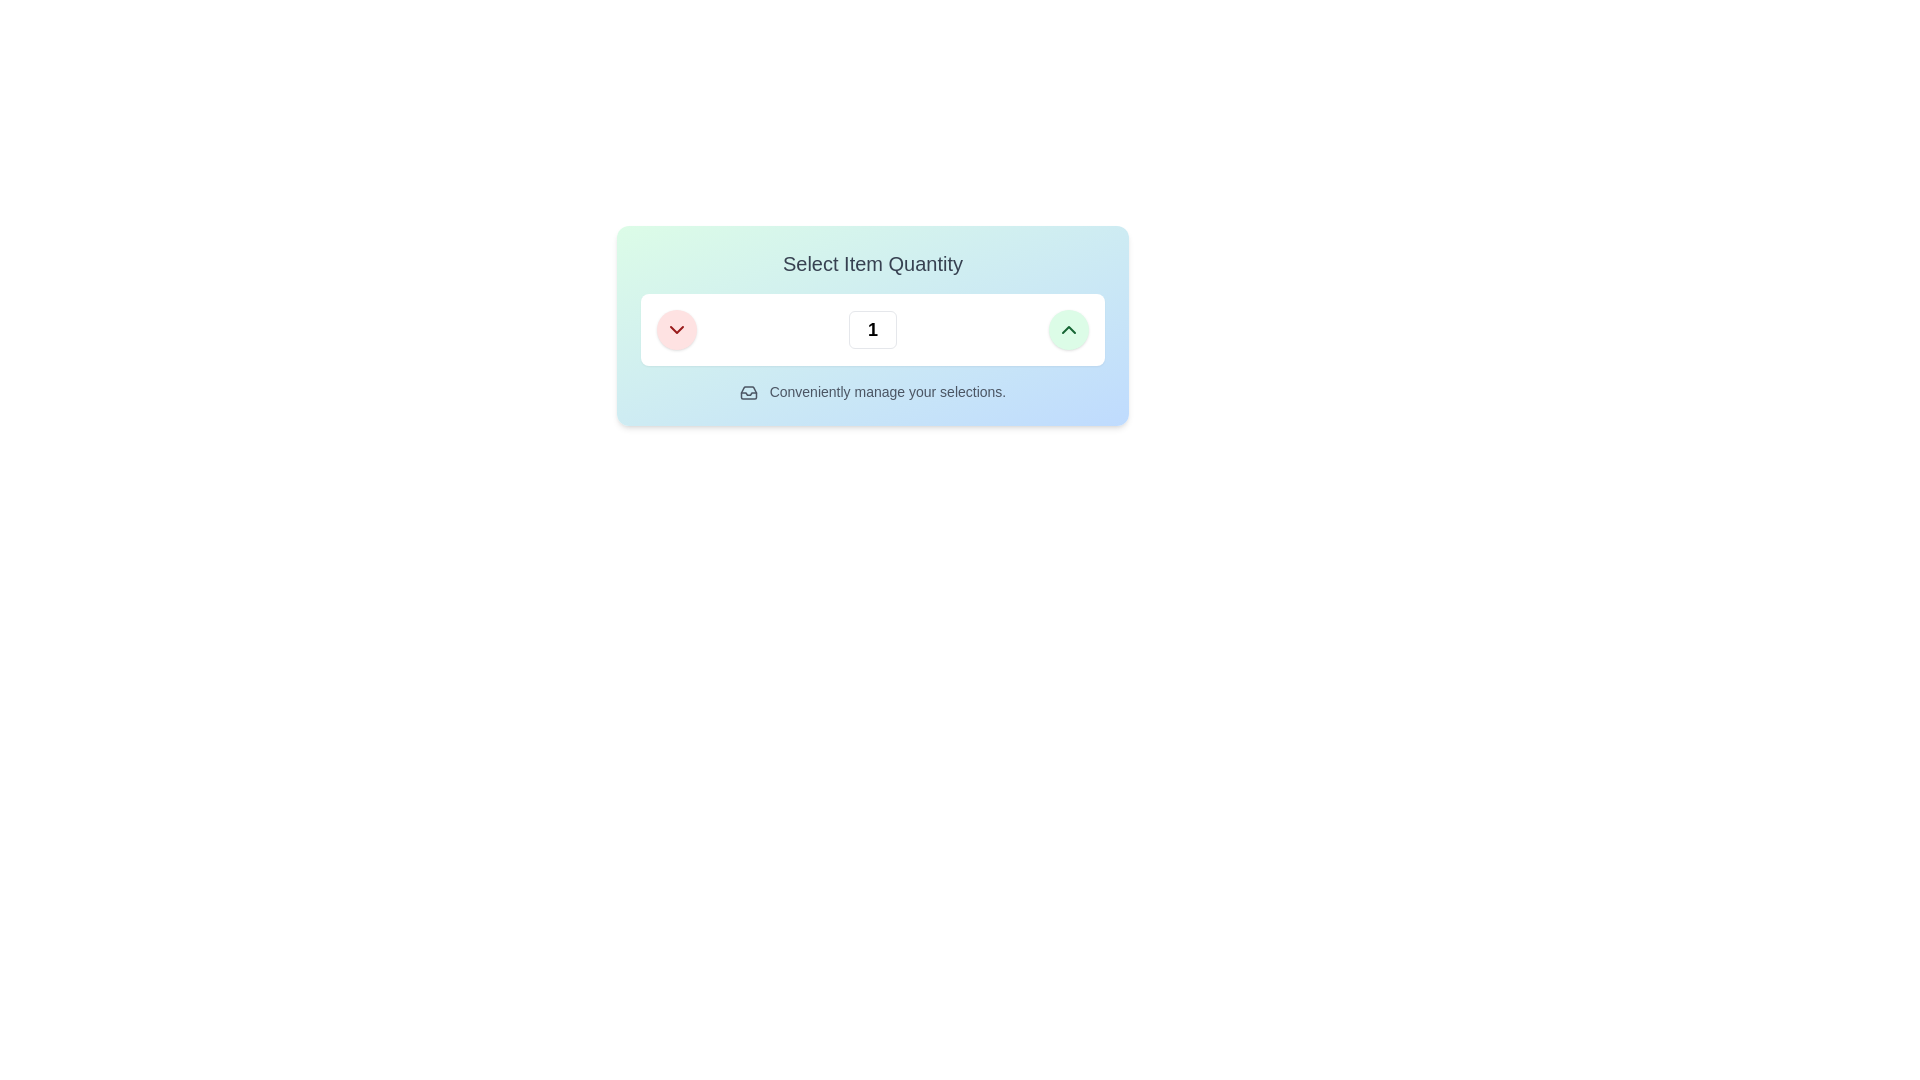 The width and height of the screenshot is (1920, 1080). I want to click on the downward-pointing chevron icon of the Dropdown button indicator, so click(676, 329).